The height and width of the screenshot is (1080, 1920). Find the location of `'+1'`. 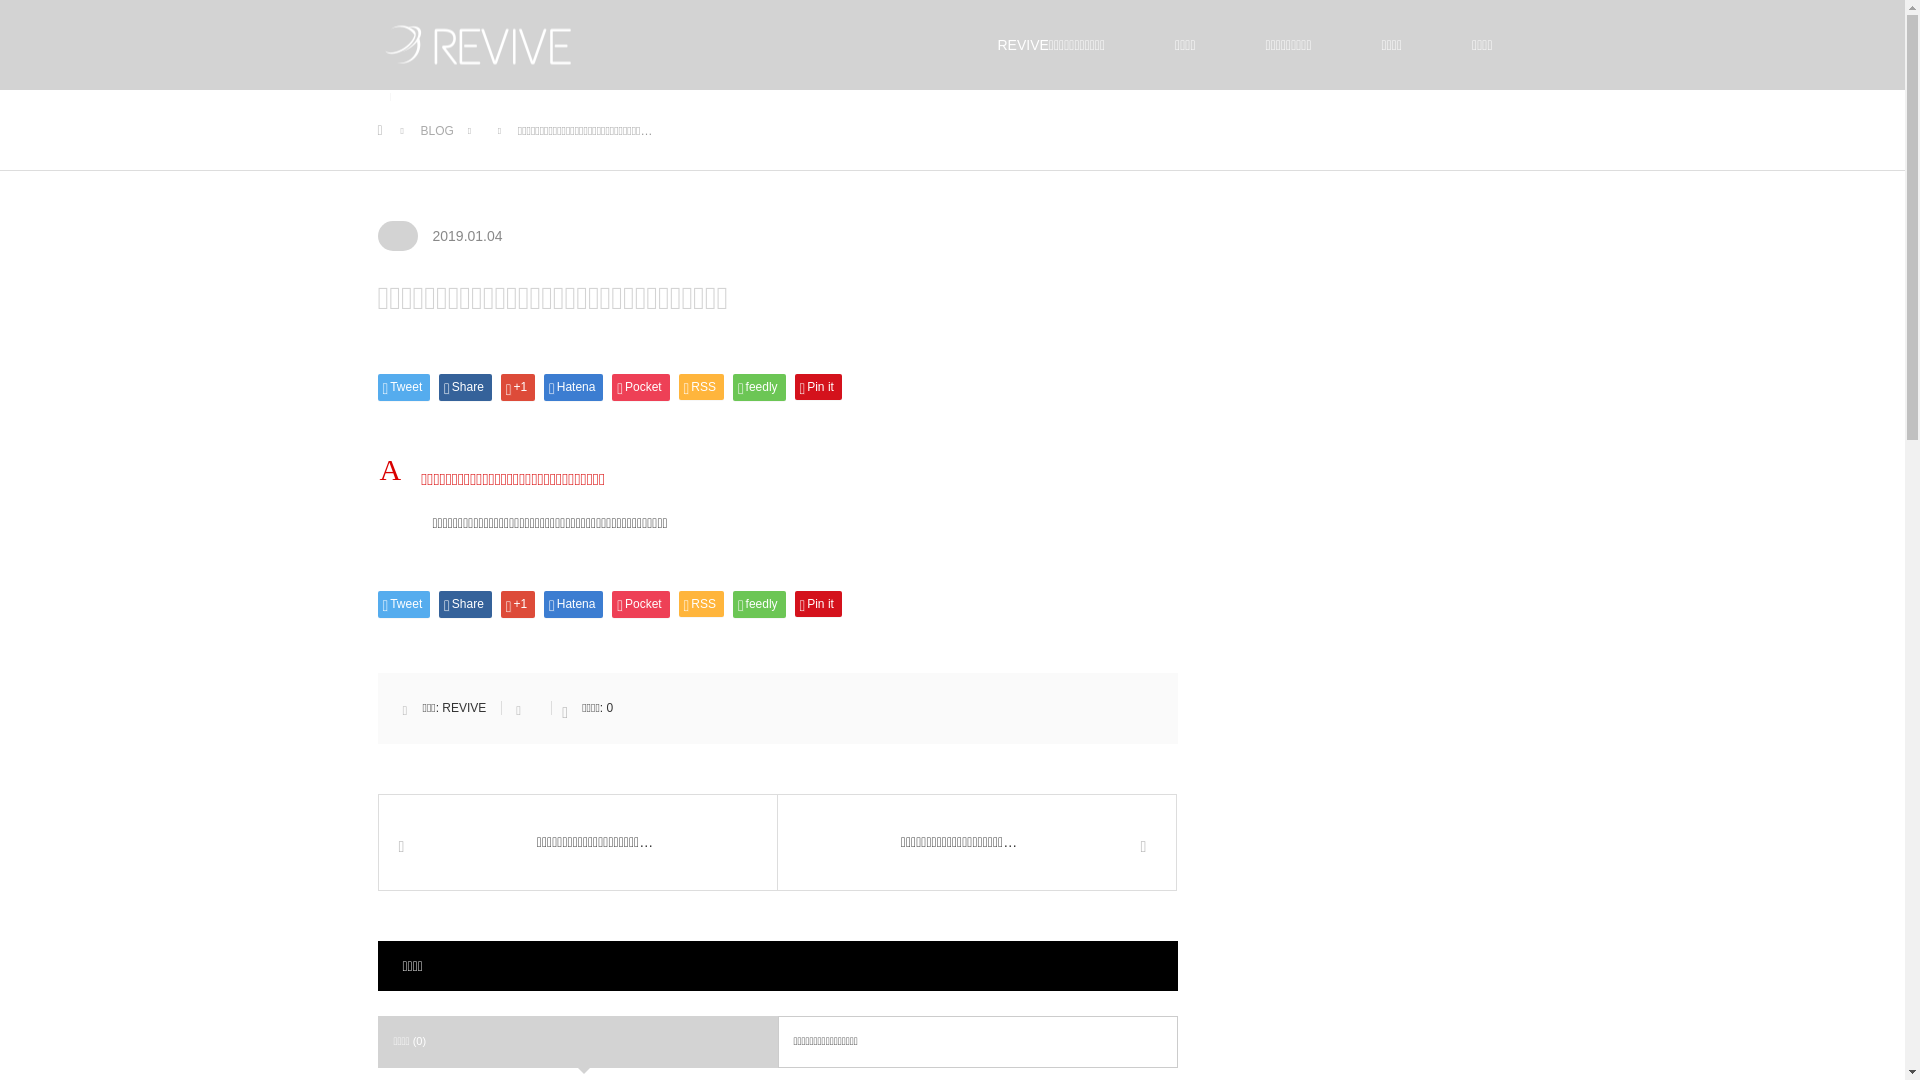

'+1' is located at coordinates (518, 387).